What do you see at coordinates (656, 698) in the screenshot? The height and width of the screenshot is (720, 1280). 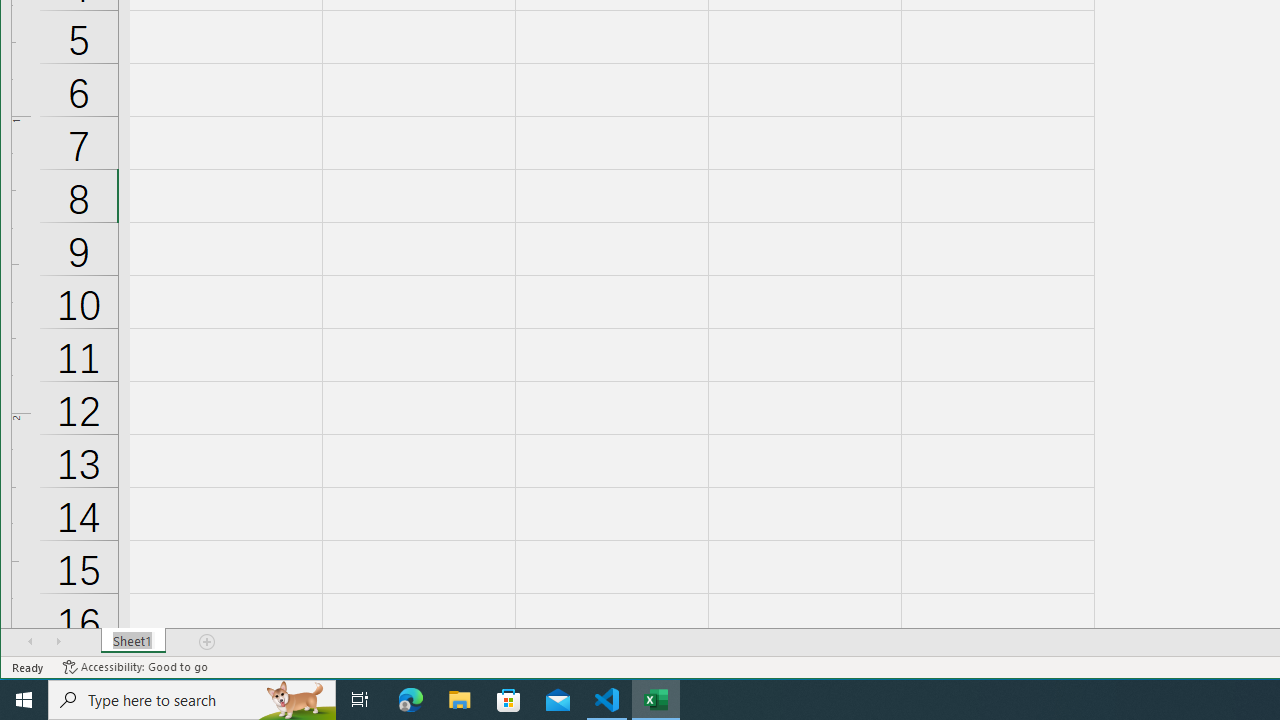 I see `'Excel - 1 running window'` at bounding box center [656, 698].